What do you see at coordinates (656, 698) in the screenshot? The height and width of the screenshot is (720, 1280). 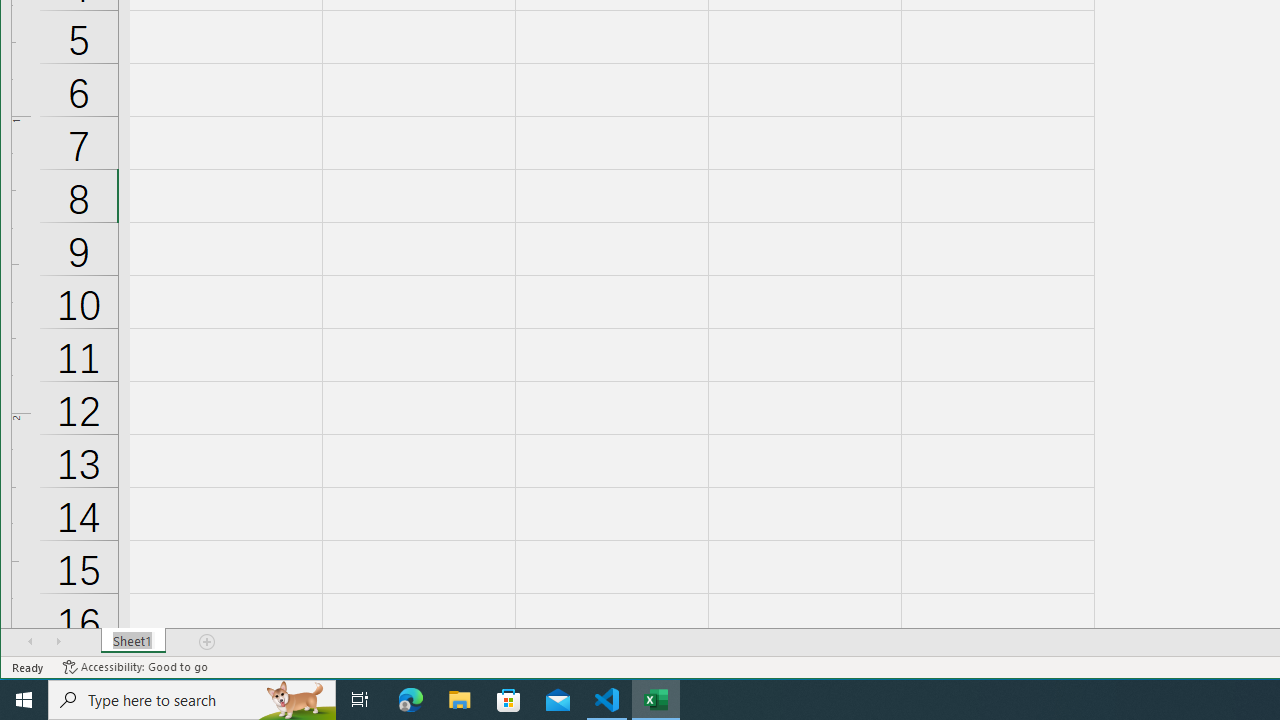 I see `'Excel - 1 running window'` at bounding box center [656, 698].